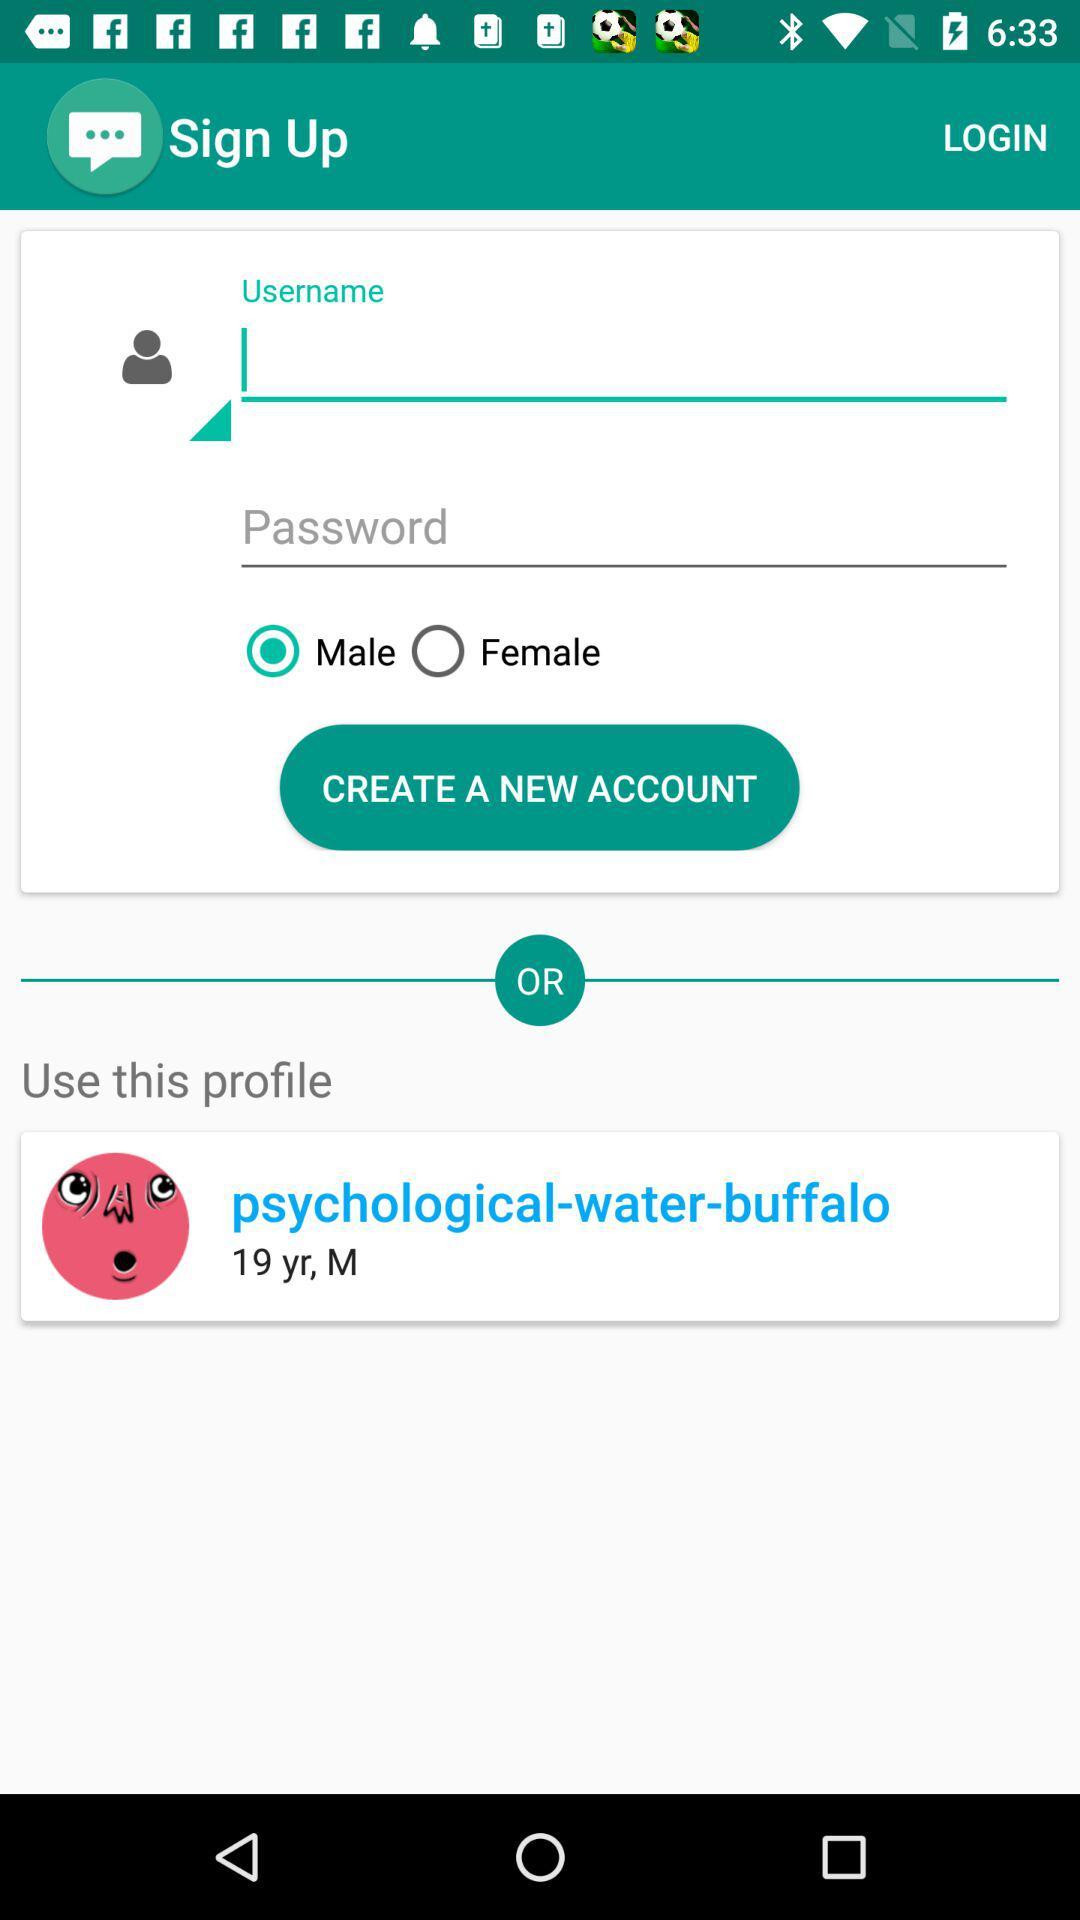  I want to click on user name for login text field for user name, so click(623, 360).